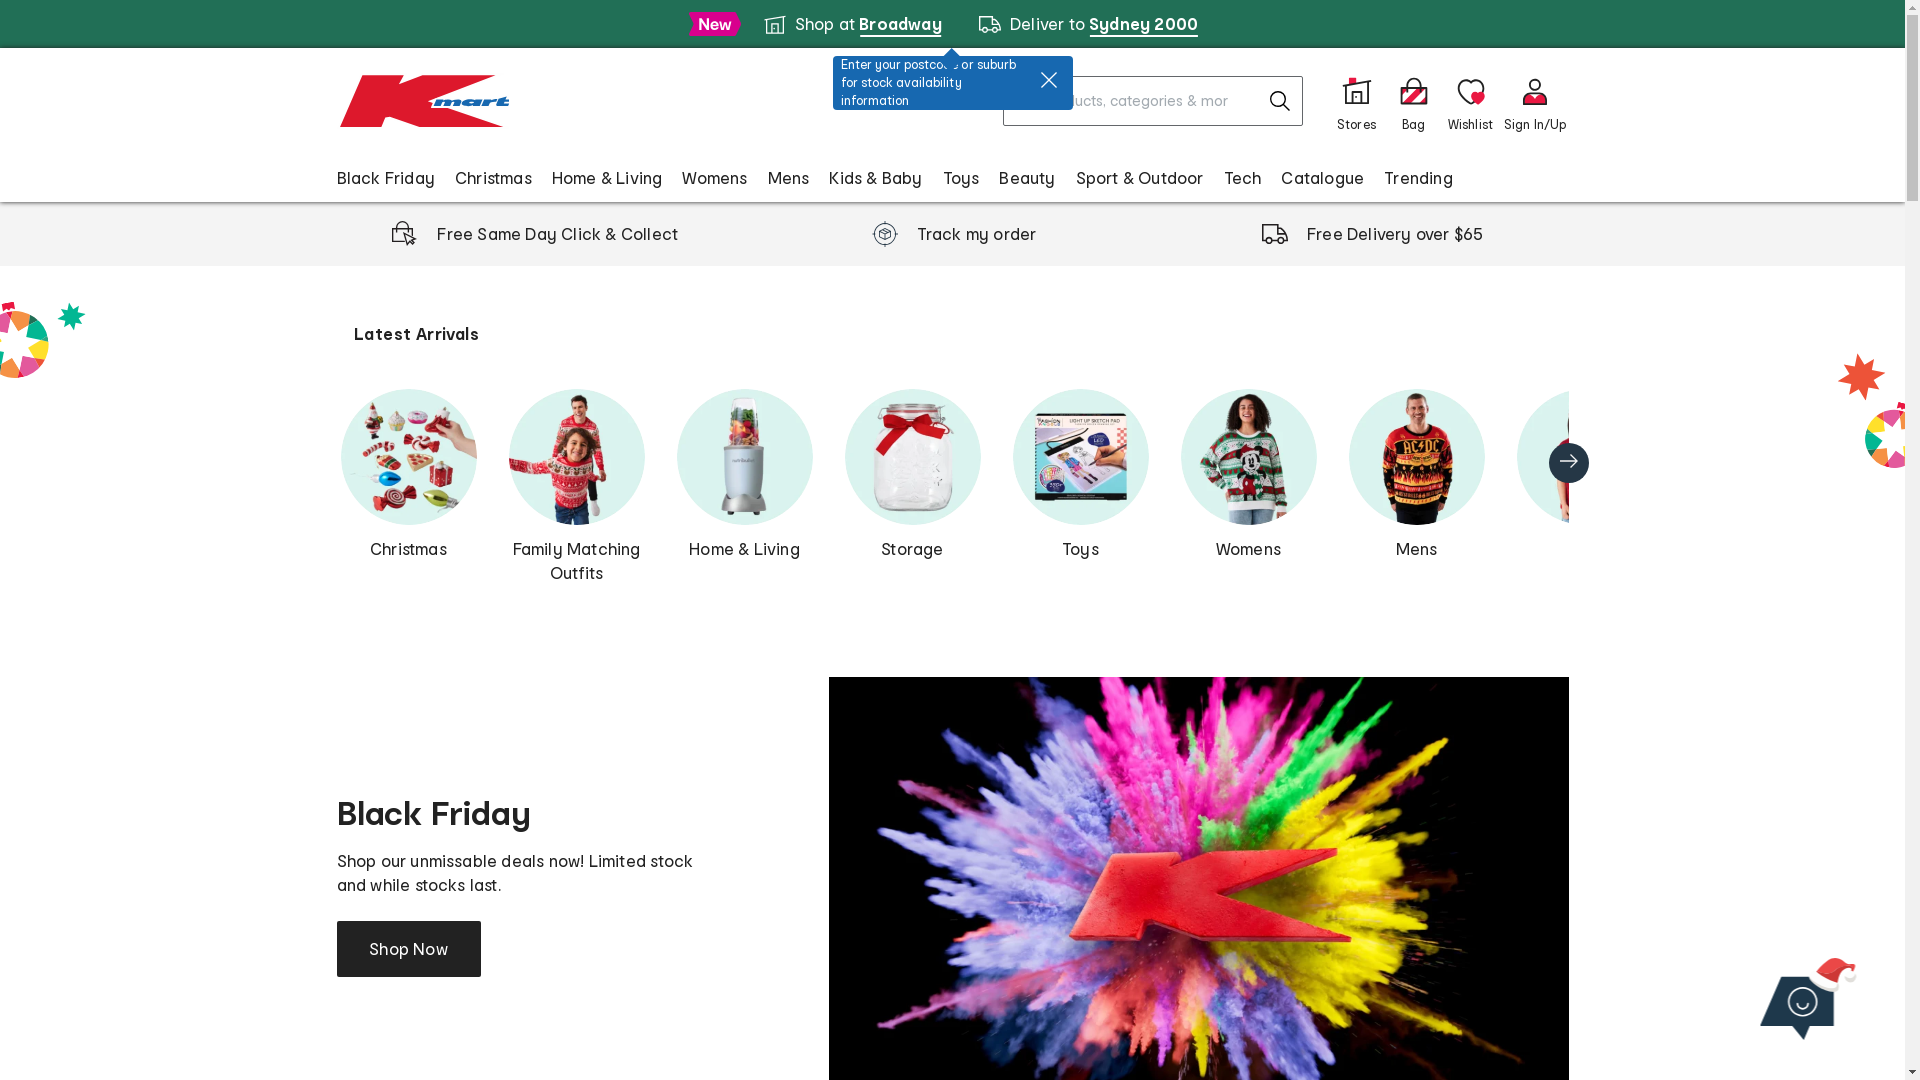  I want to click on 'Black Friday', so click(384, 176).